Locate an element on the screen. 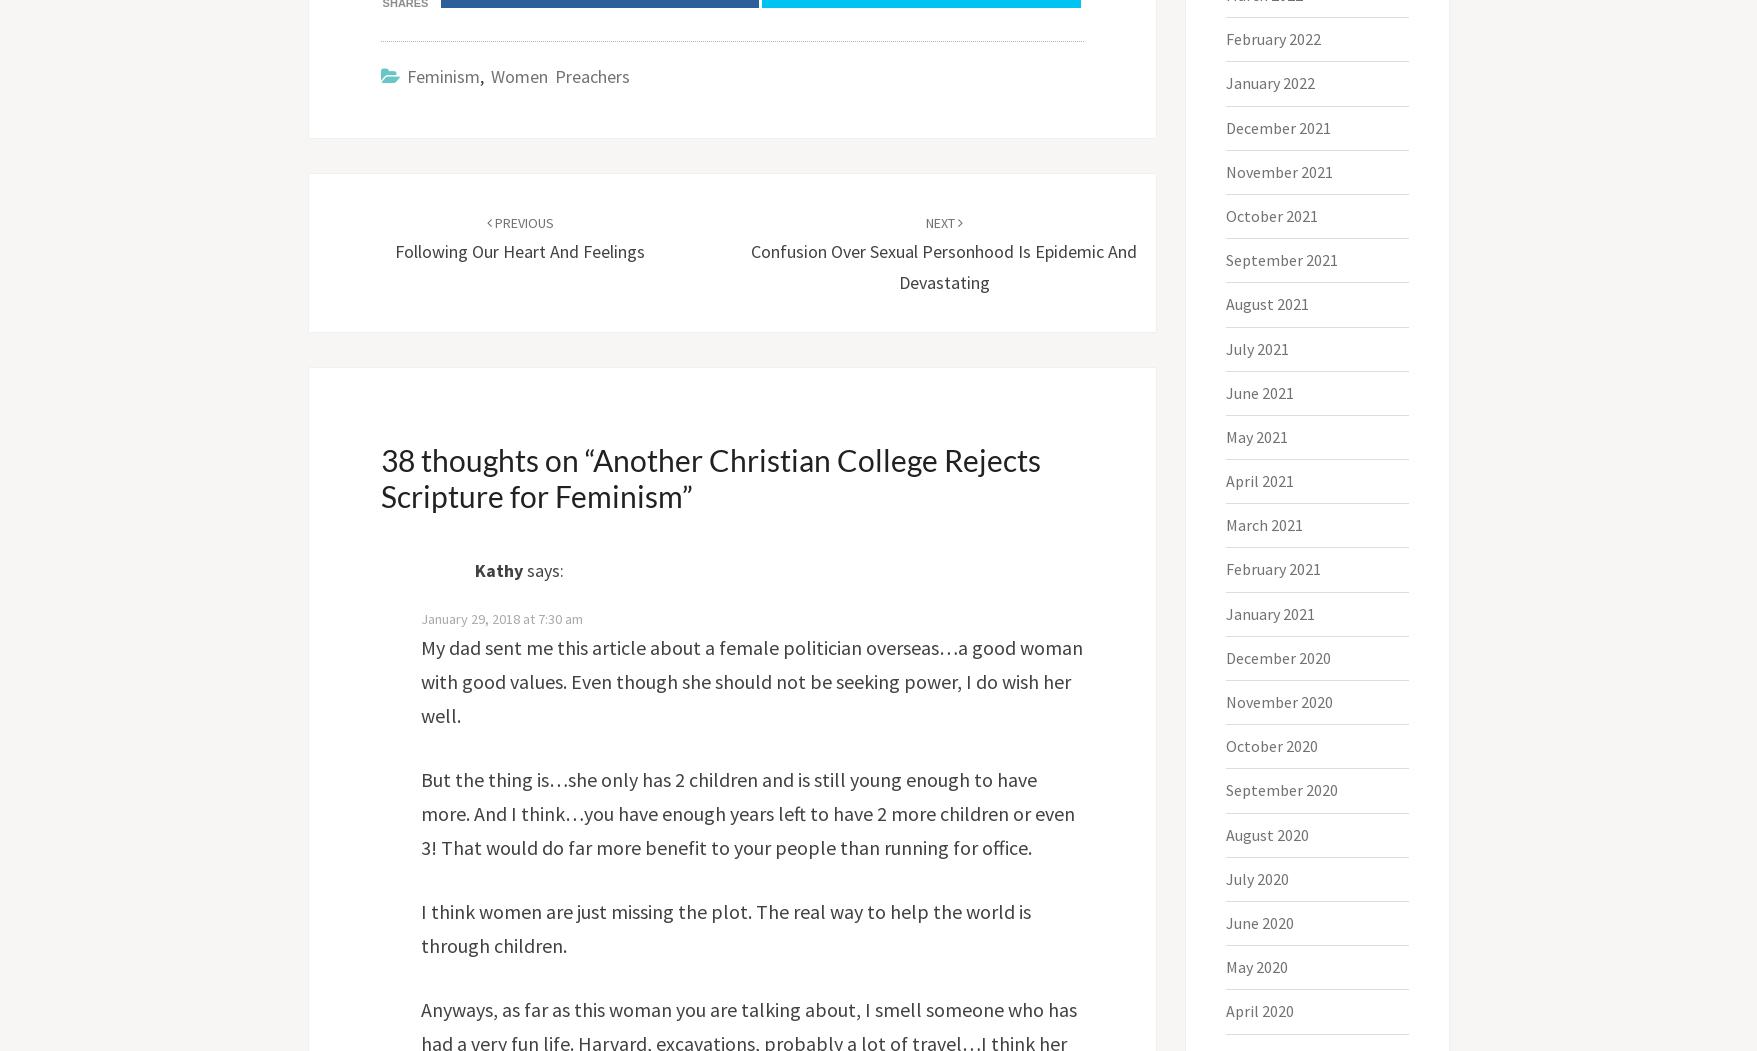  'November 2021' is located at coordinates (1279, 170).